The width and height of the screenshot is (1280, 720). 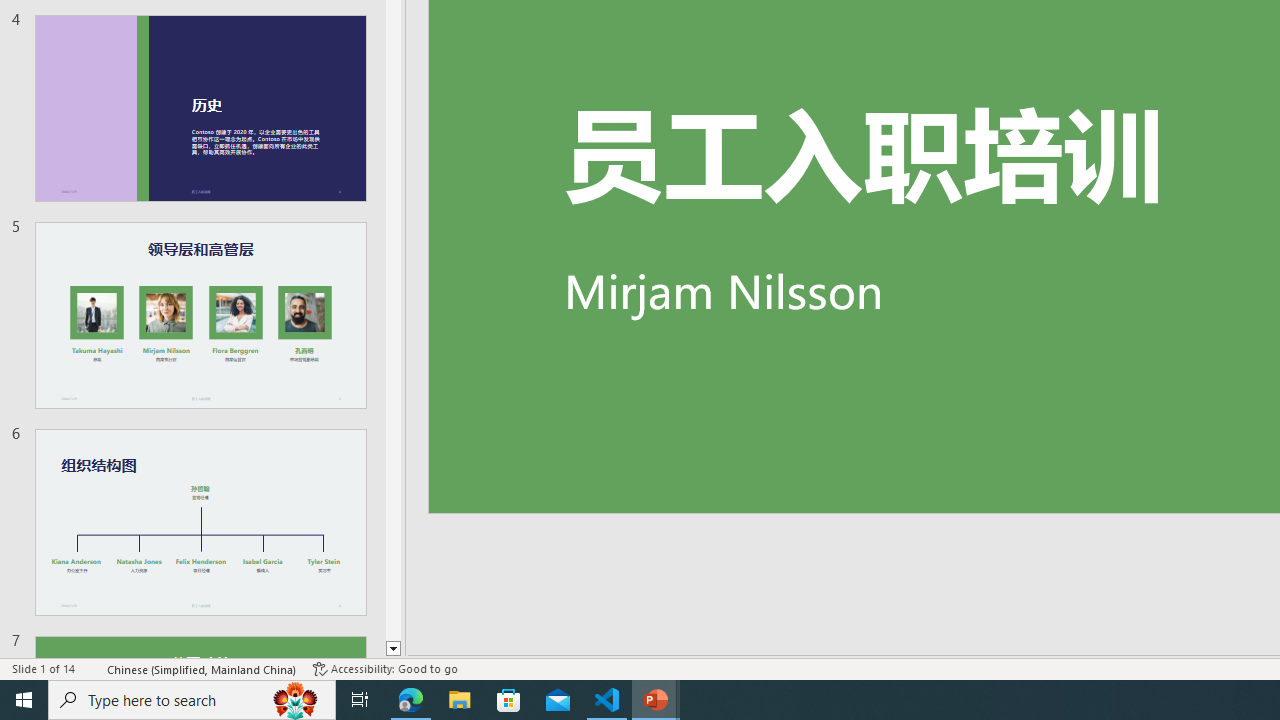 What do you see at coordinates (55, 640) in the screenshot?
I see `'Page Number Page 1 of 1'` at bounding box center [55, 640].